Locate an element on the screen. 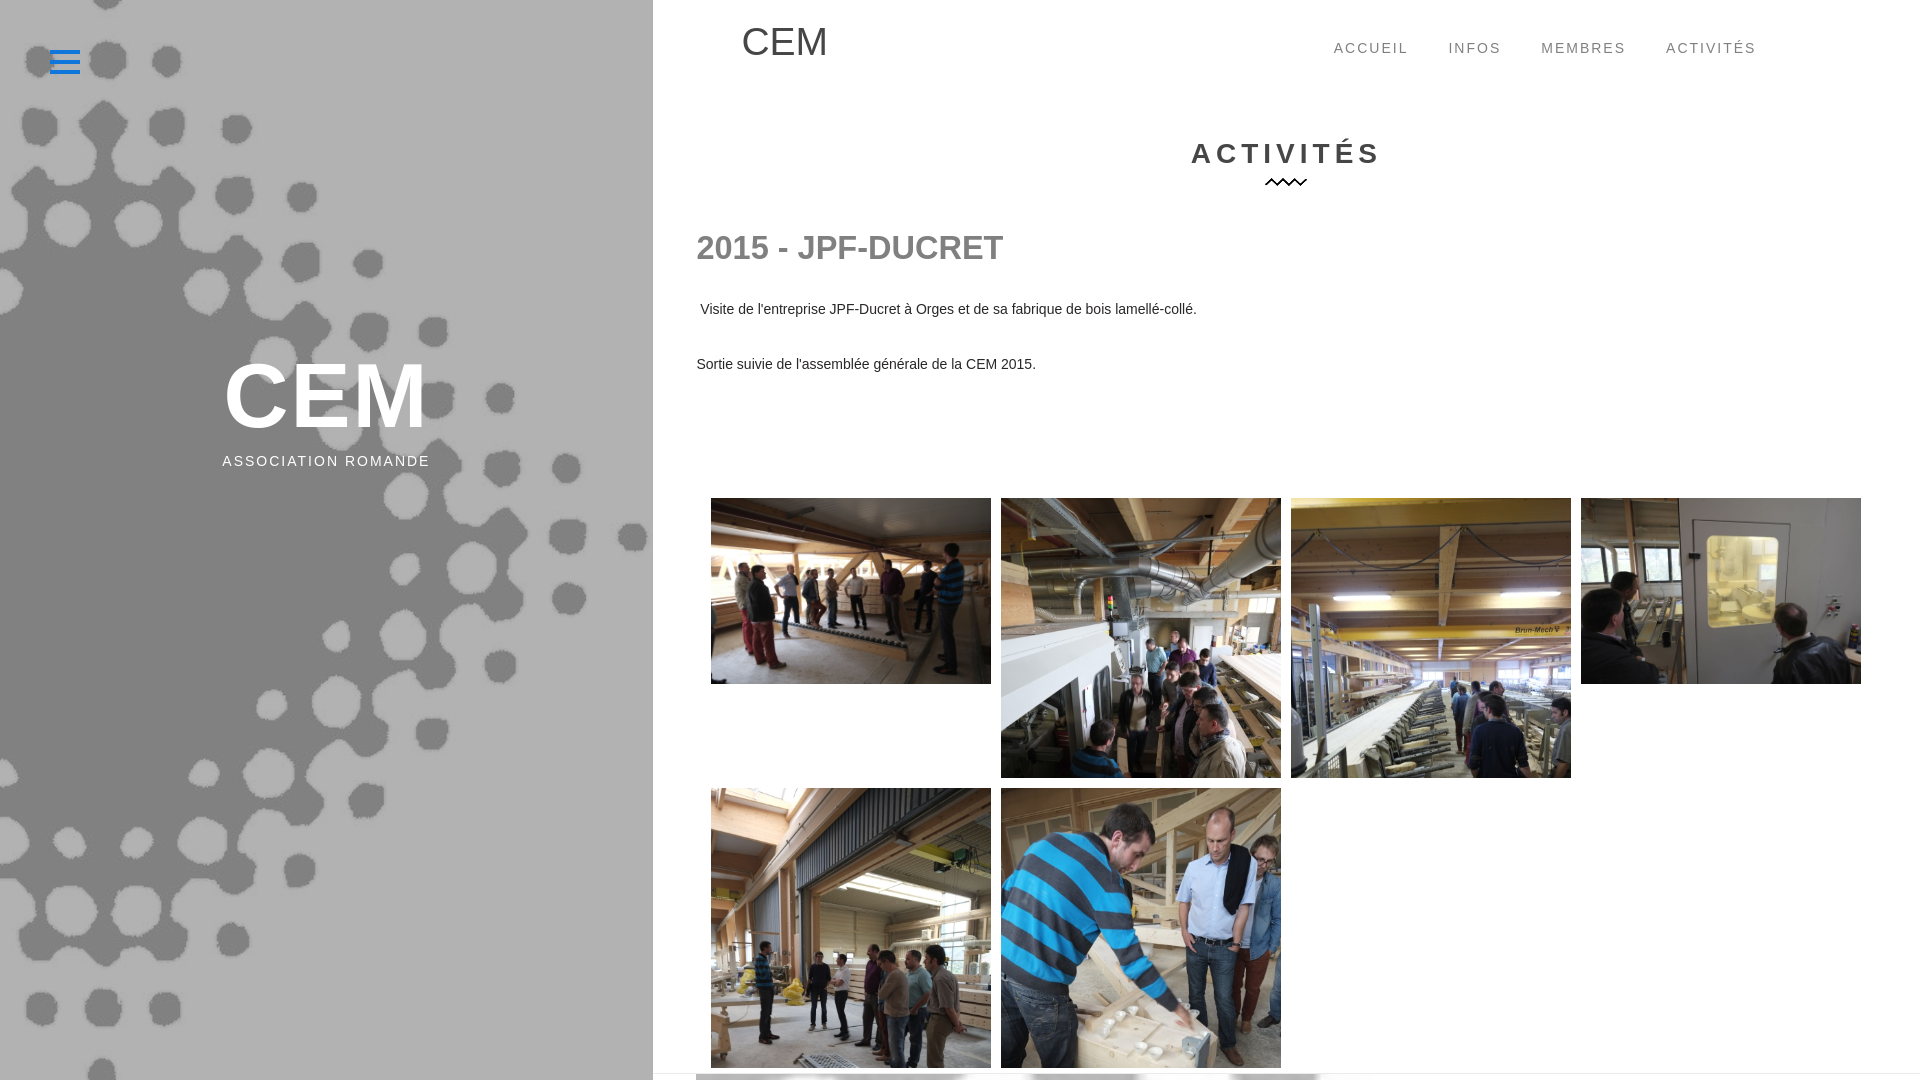  'MEMBRES' is located at coordinates (1582, 49).